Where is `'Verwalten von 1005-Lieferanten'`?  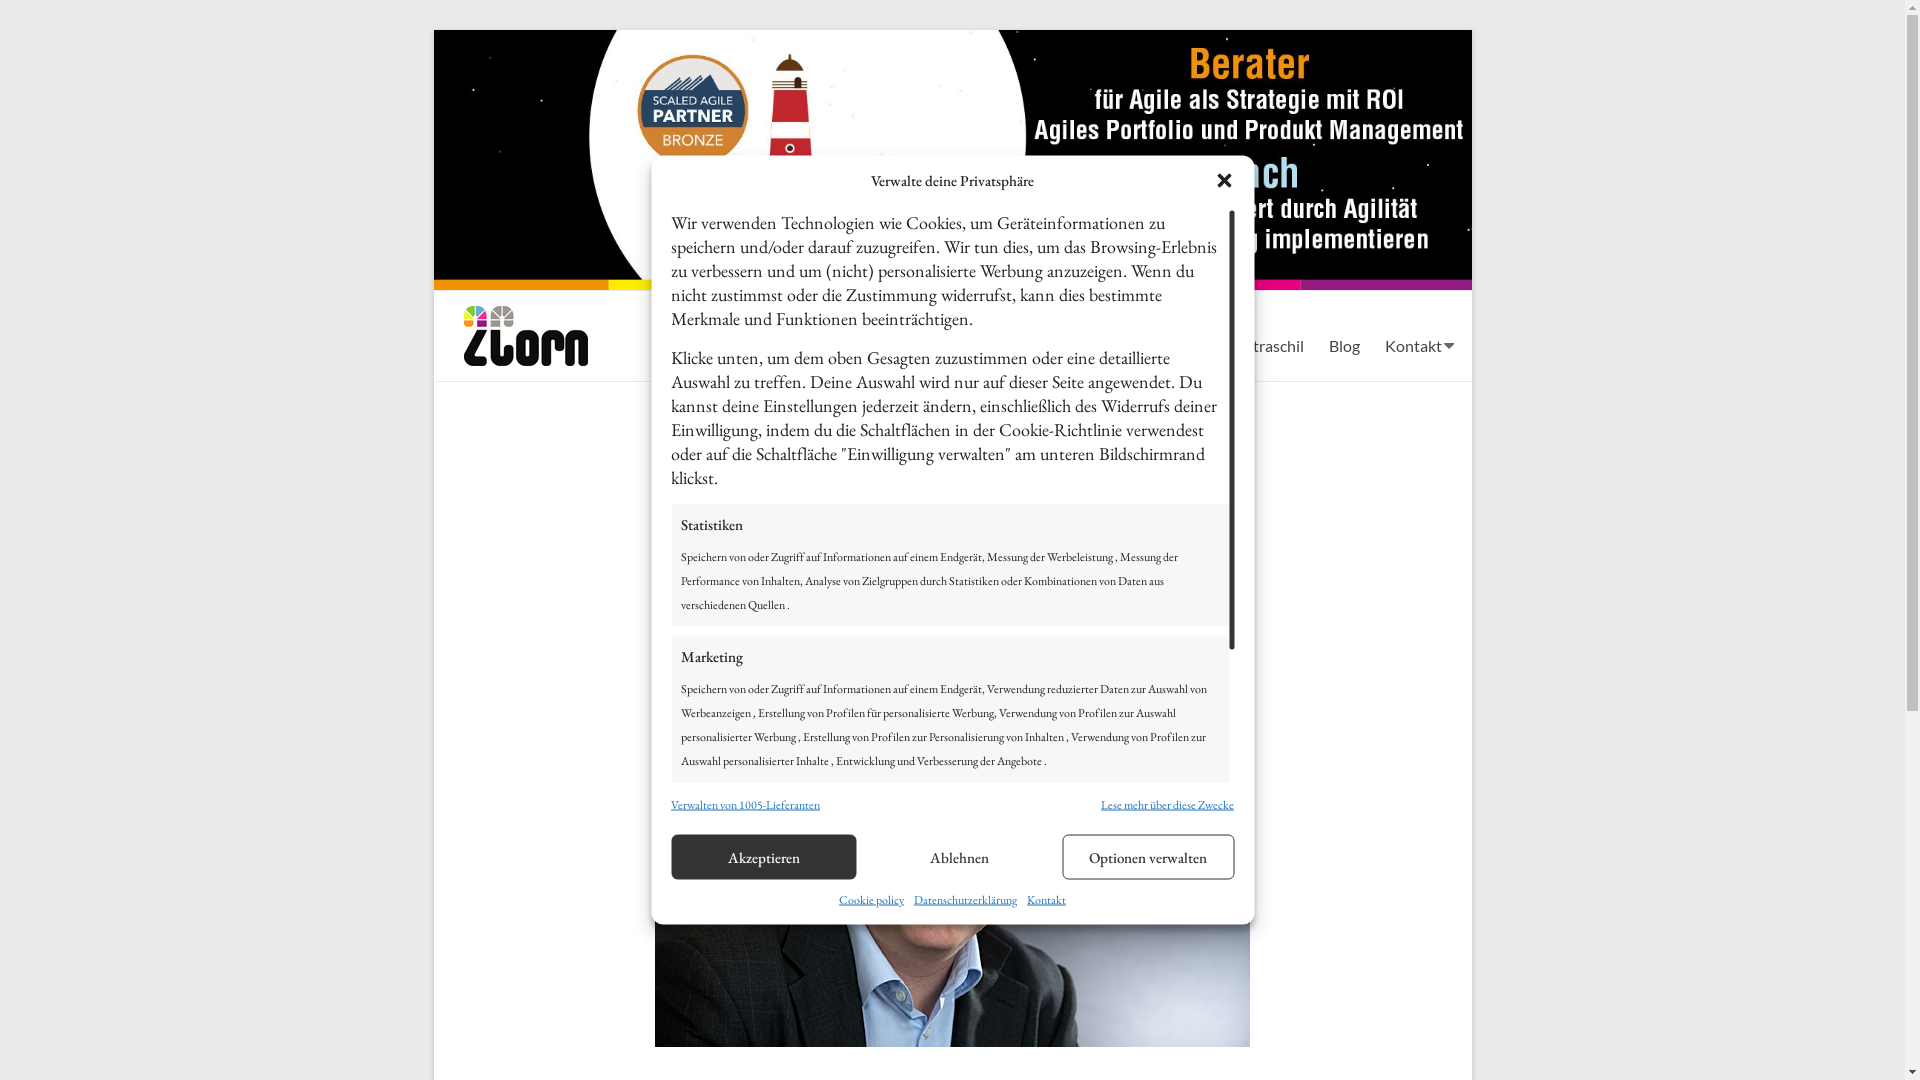 'Verwalten von 1005-Lieferanten' is located at coordinates (744, 802).